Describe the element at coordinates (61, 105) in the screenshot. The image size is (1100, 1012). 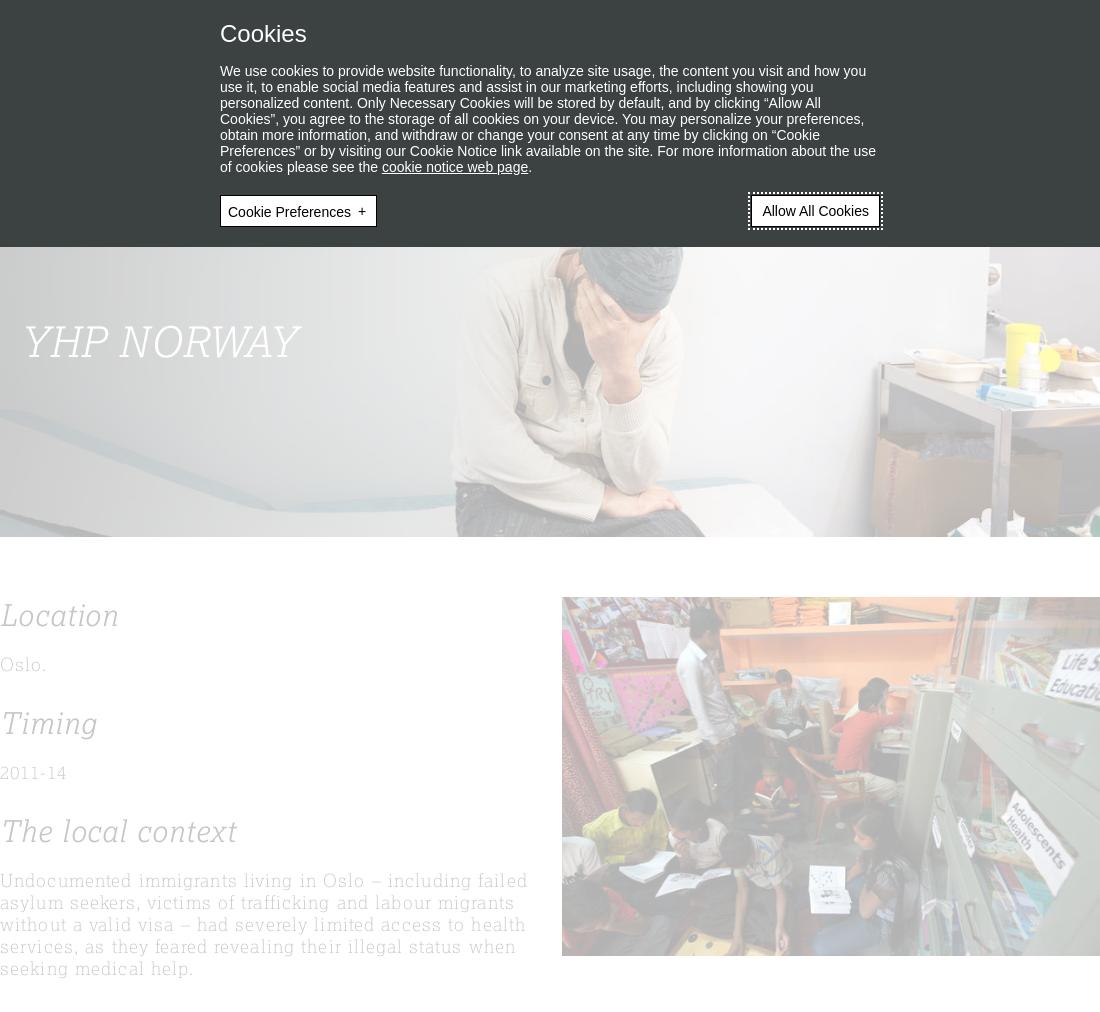
I see `'Programmes'` at that location.